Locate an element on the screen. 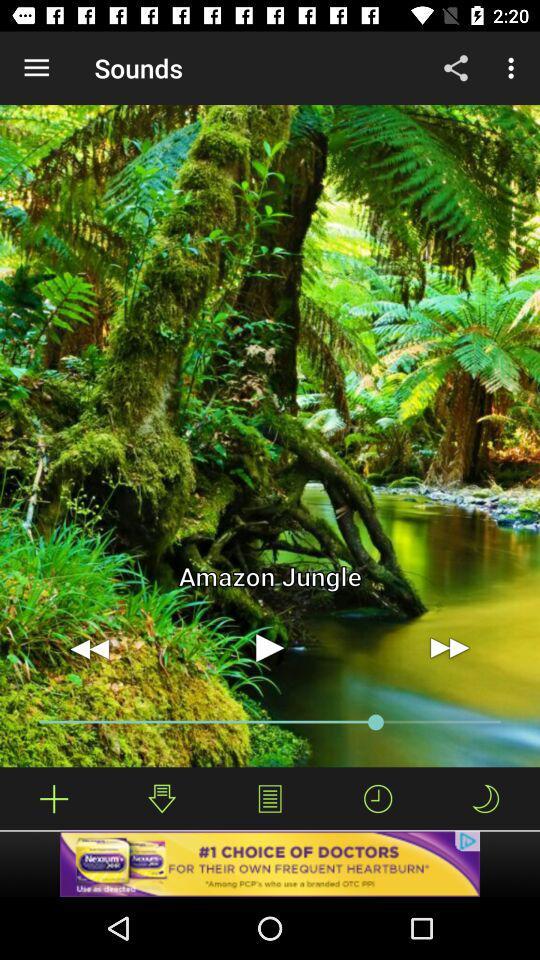  hide timeline is located at coordinates (378, 798).